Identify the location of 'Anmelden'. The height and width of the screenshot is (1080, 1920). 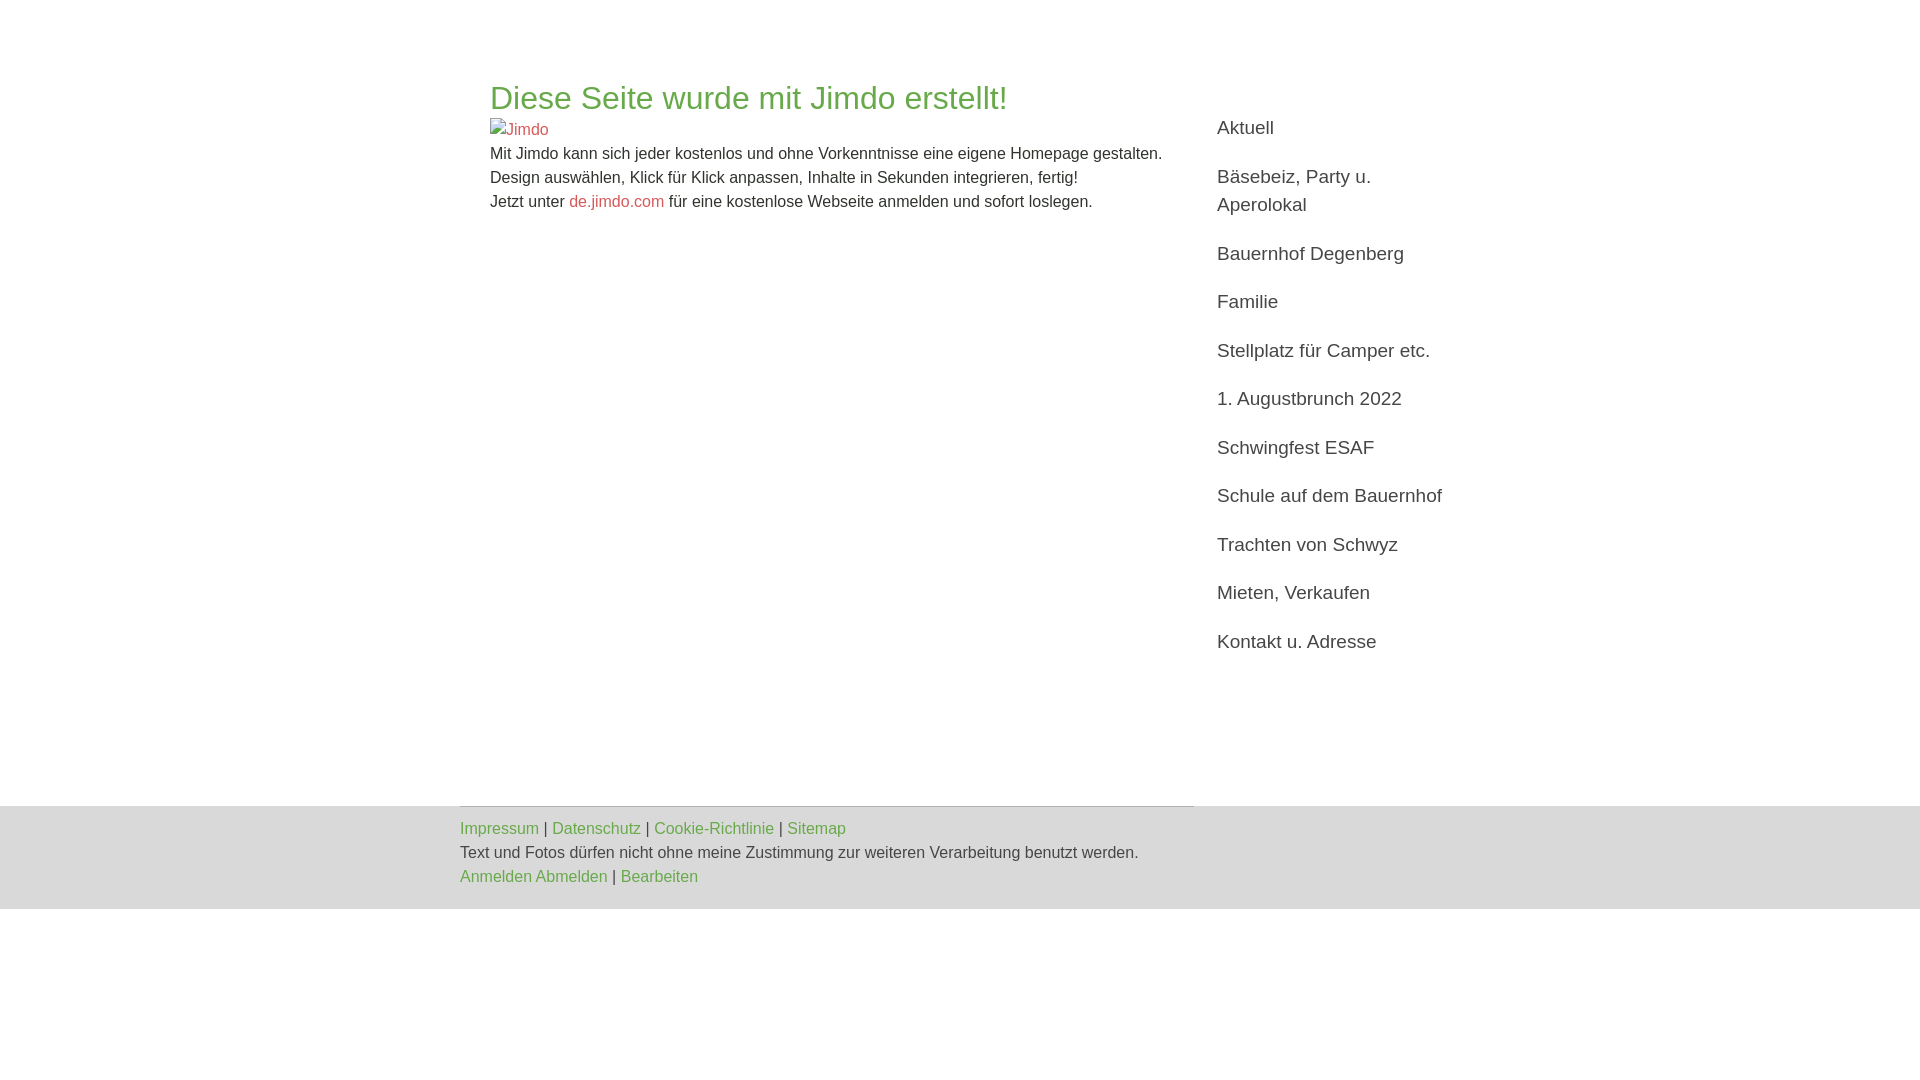
(495, 875).